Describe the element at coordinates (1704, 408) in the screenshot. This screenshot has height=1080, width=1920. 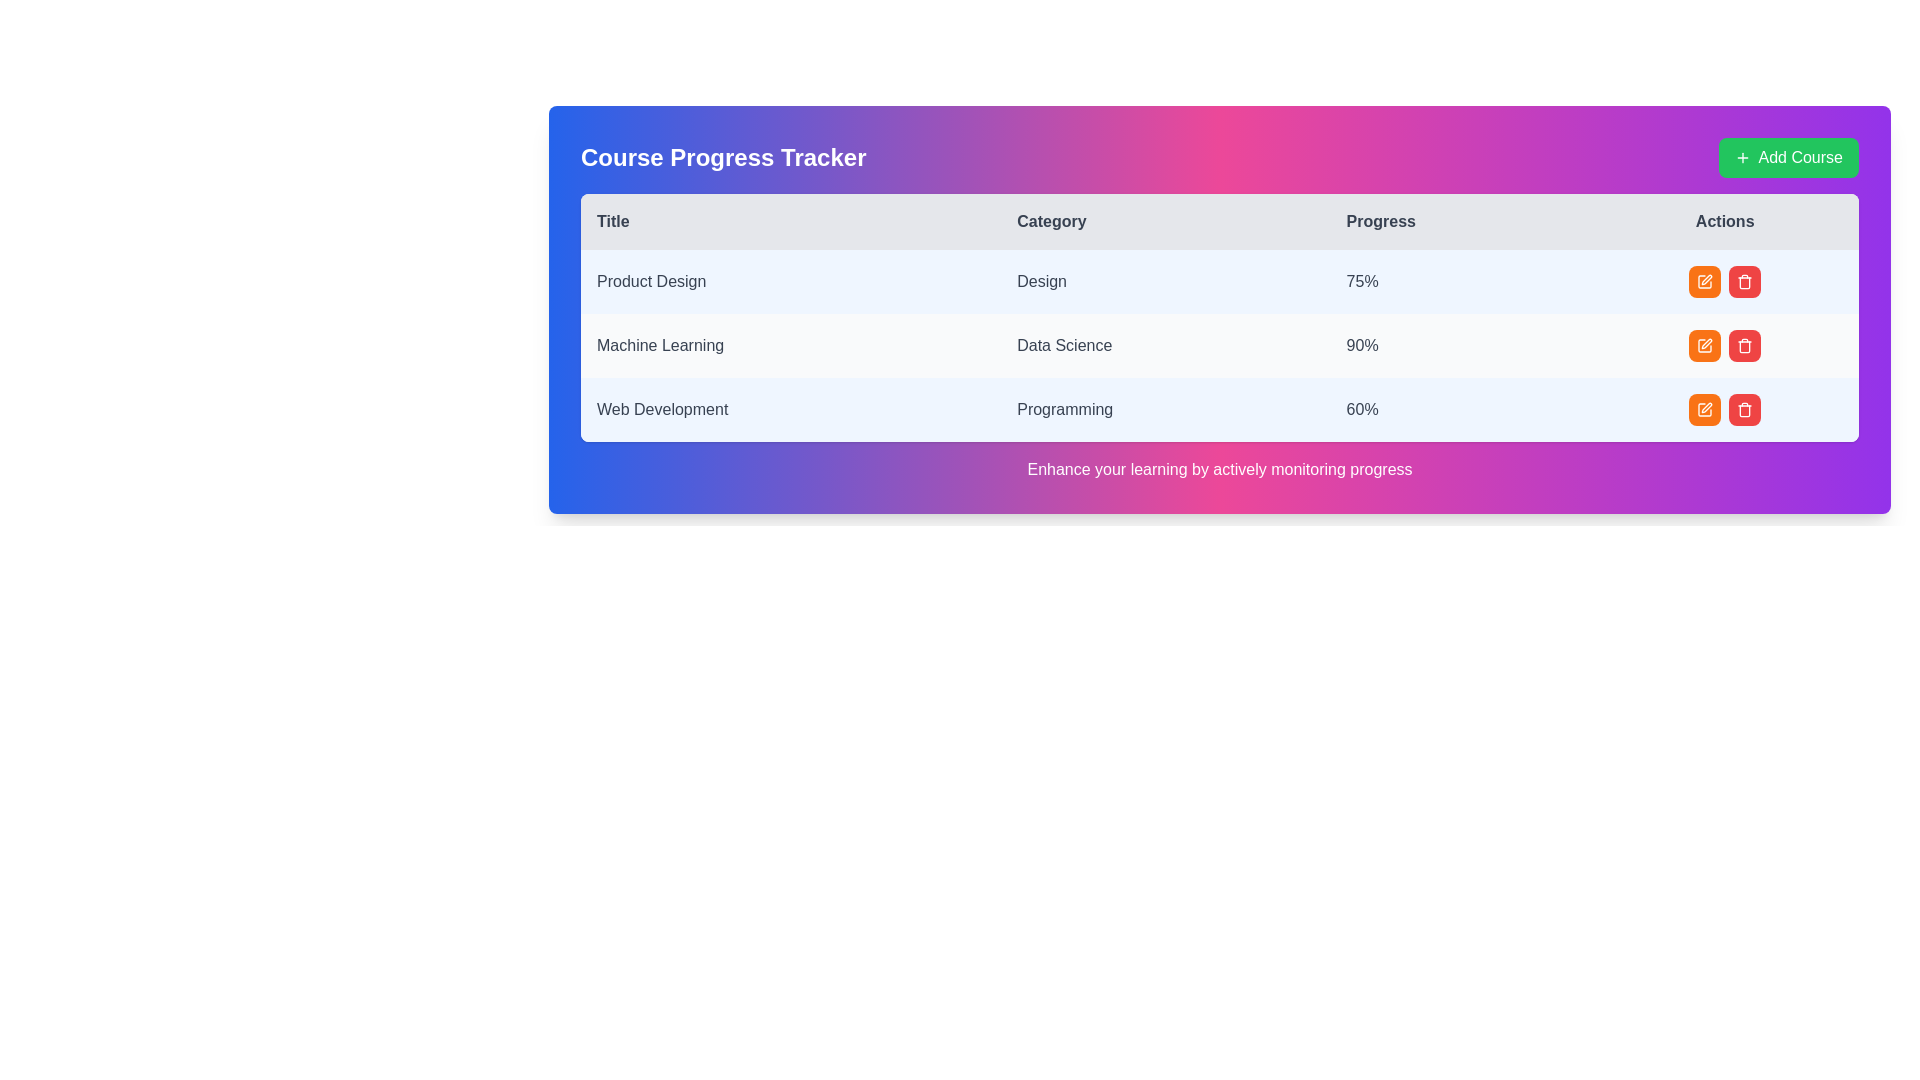
I see `the edit button for the 'Web Development' course in the 'Actions' column of the 'Course Progress Tracker' table` at that location.